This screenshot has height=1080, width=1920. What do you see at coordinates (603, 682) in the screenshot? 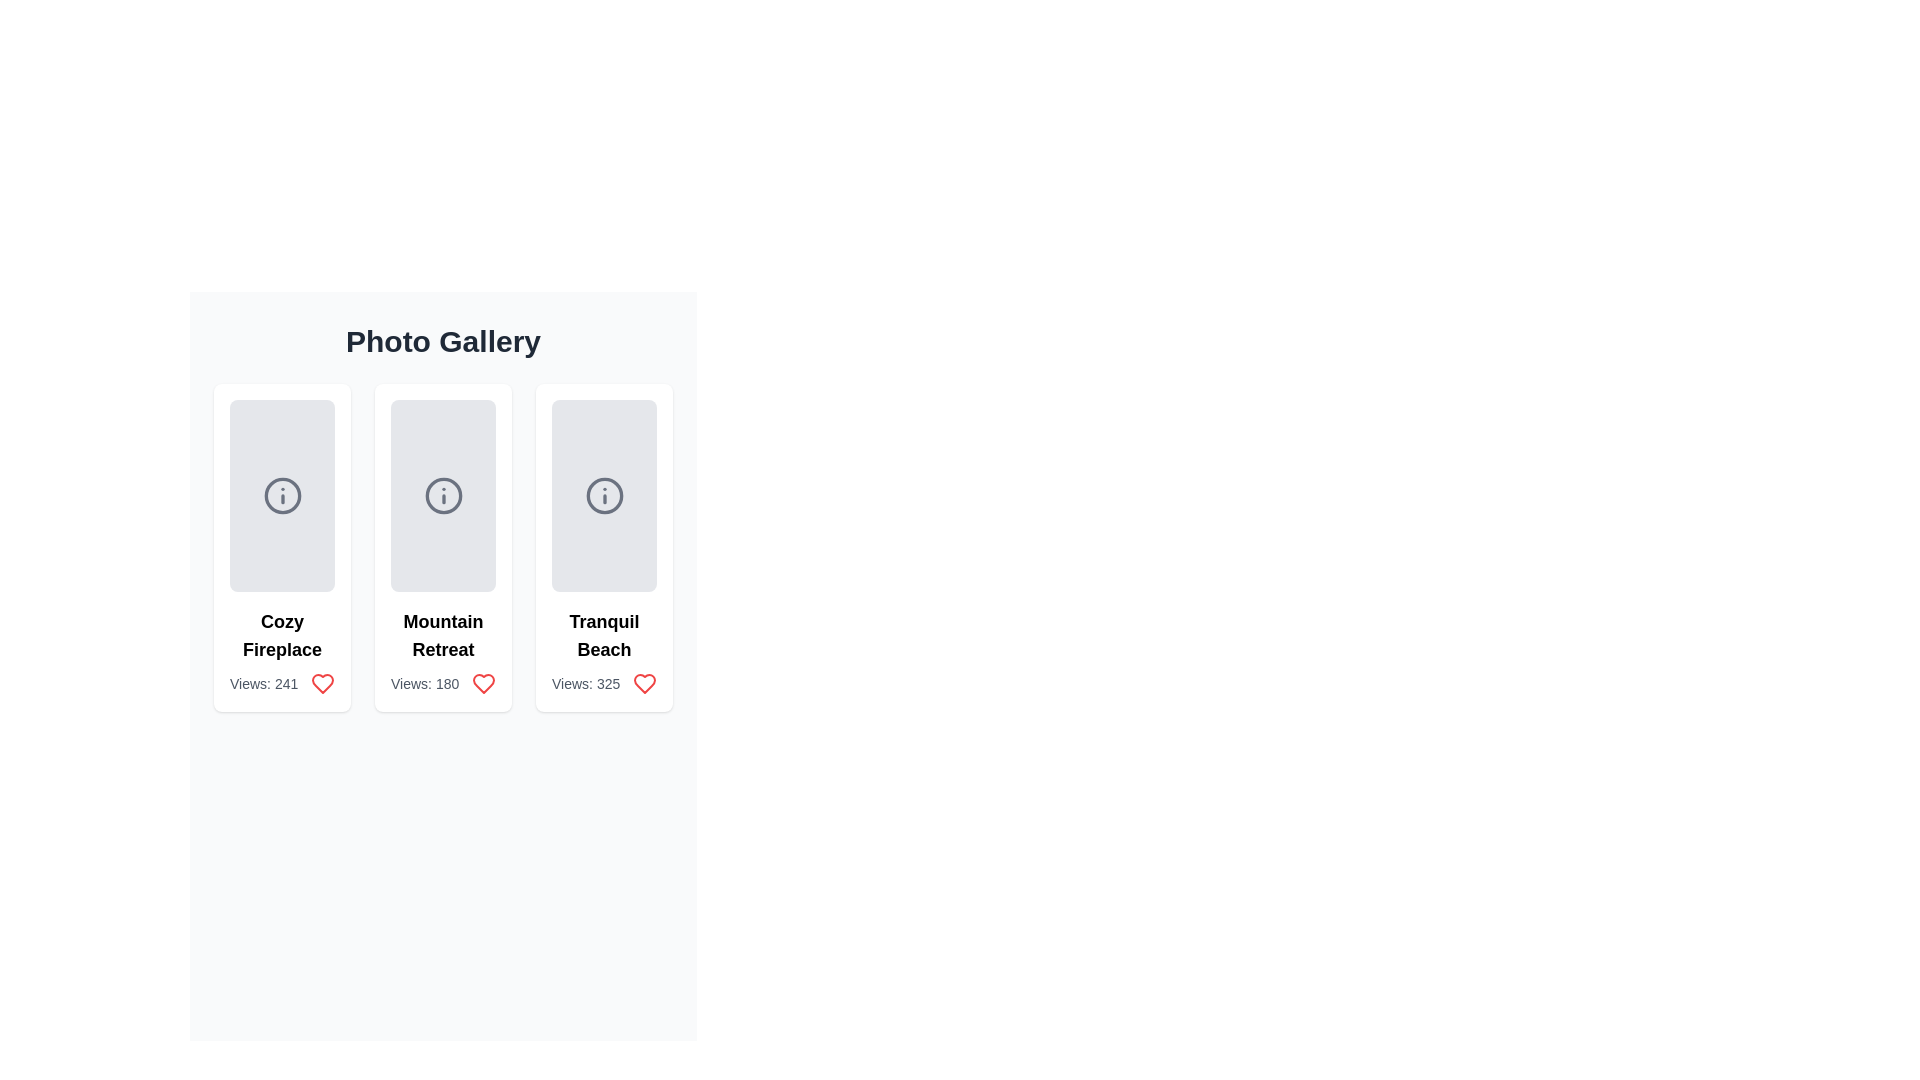
I see `the informational text label displaying the number of views (325) for the 'Tranquil Beach' content, located at the bottom of the 'Tranquil Beach' card in the Photo Gallery section` at bounding box center [603, 682].